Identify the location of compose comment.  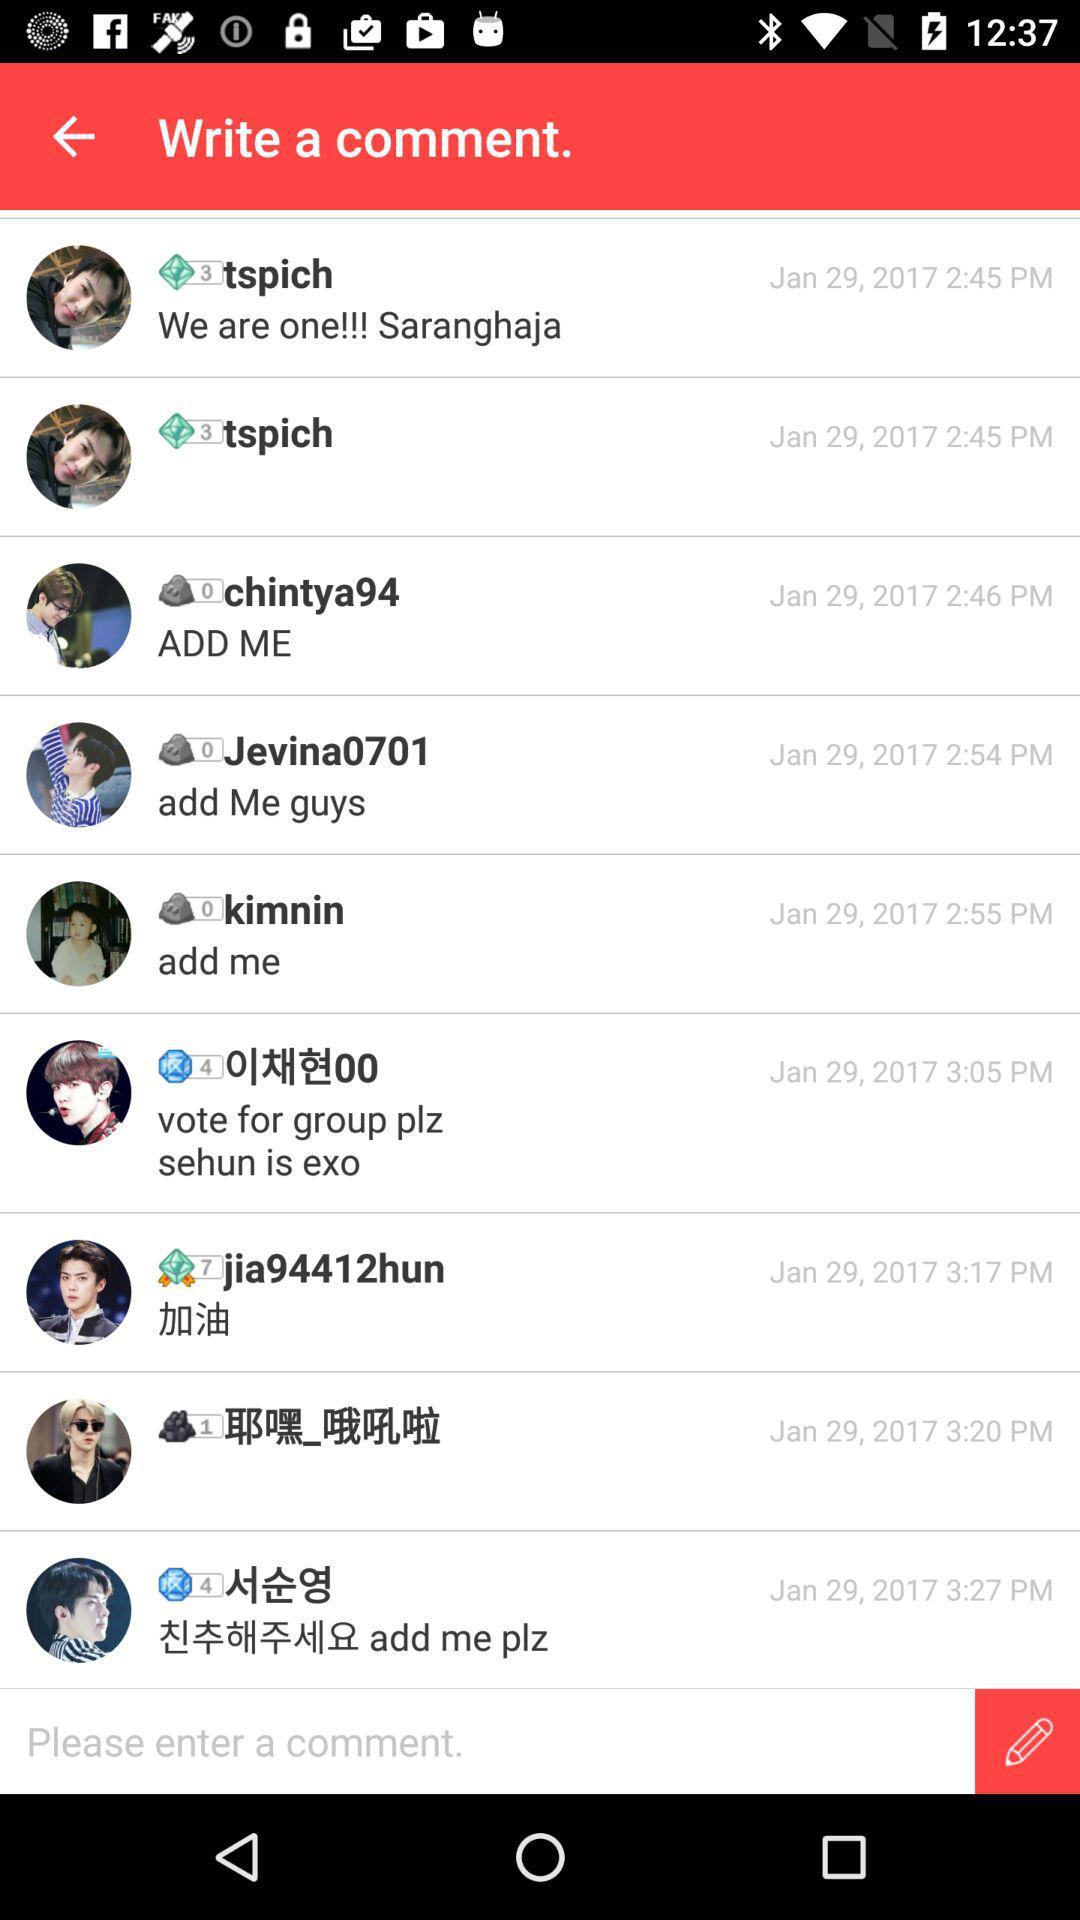
(1027, 1740).